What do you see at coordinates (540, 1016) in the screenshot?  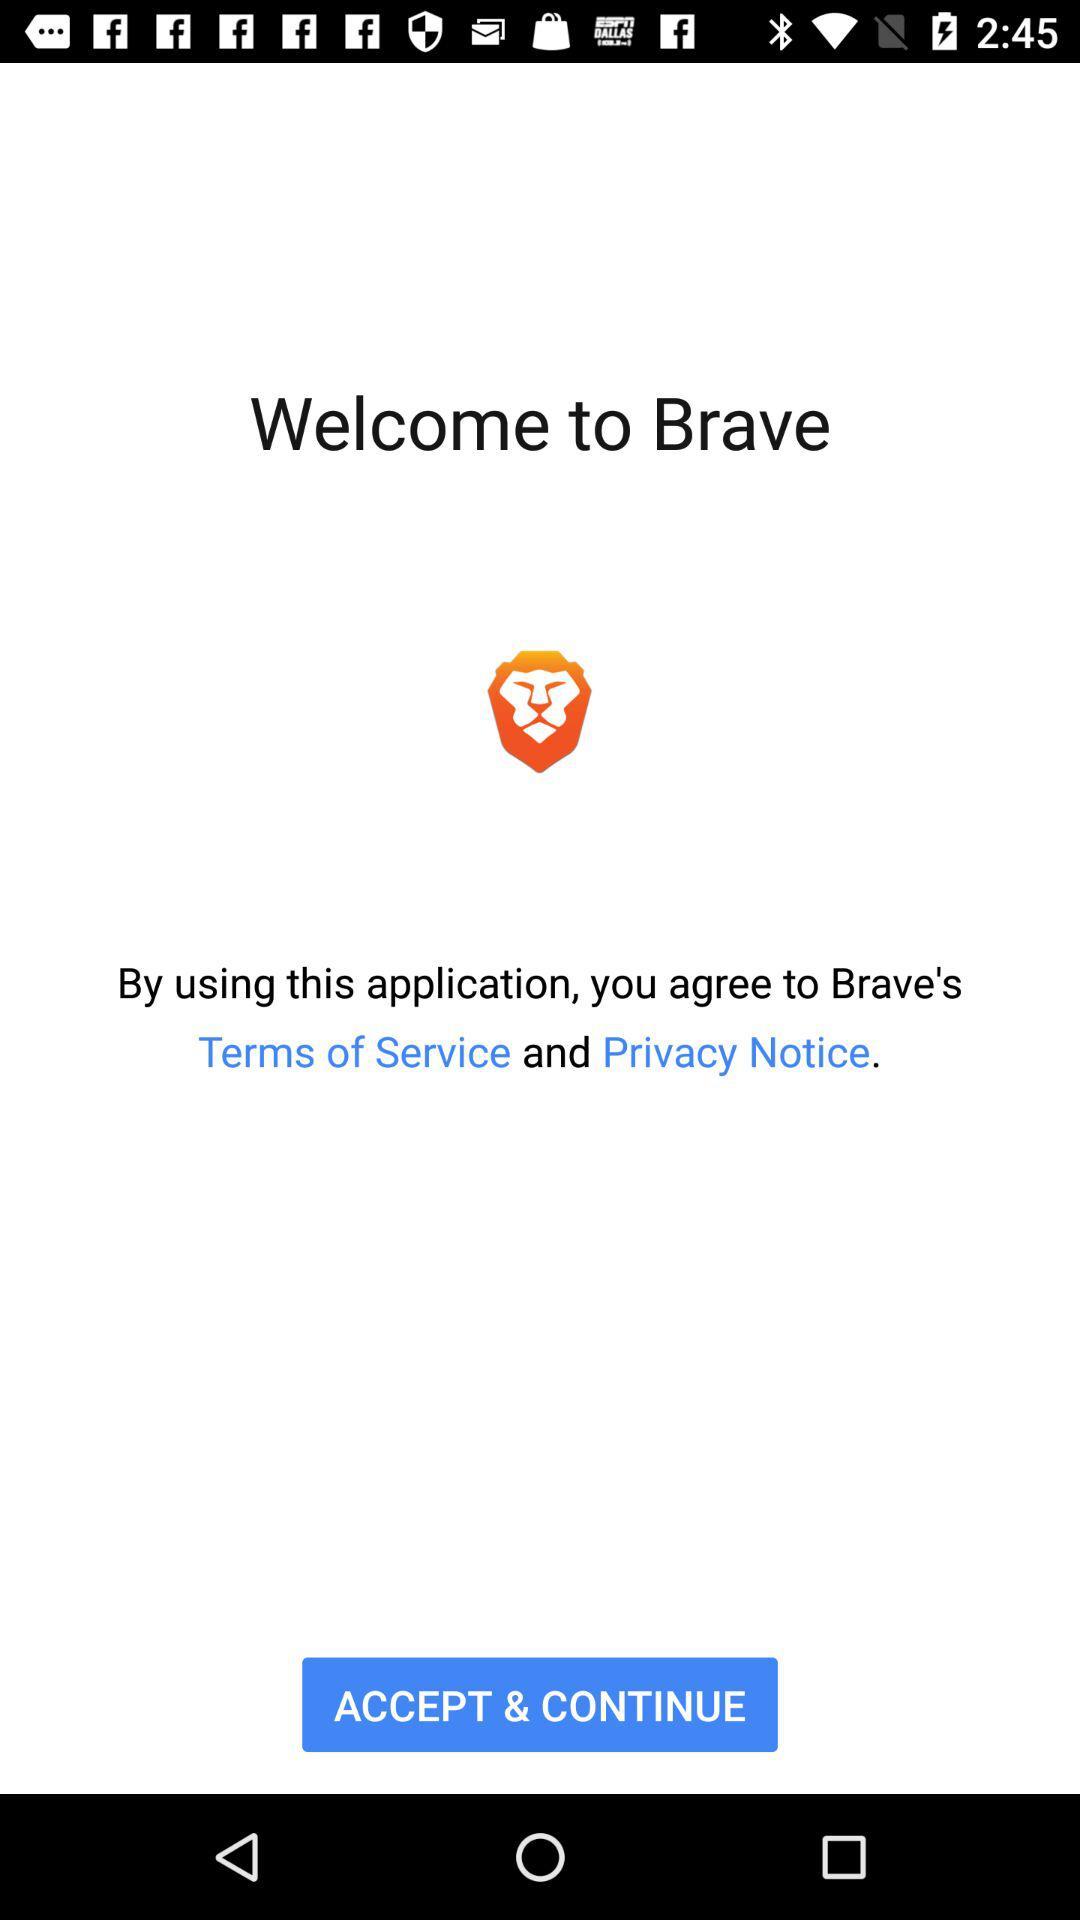 I see `by using this item` at bounding box center [540, 1016].